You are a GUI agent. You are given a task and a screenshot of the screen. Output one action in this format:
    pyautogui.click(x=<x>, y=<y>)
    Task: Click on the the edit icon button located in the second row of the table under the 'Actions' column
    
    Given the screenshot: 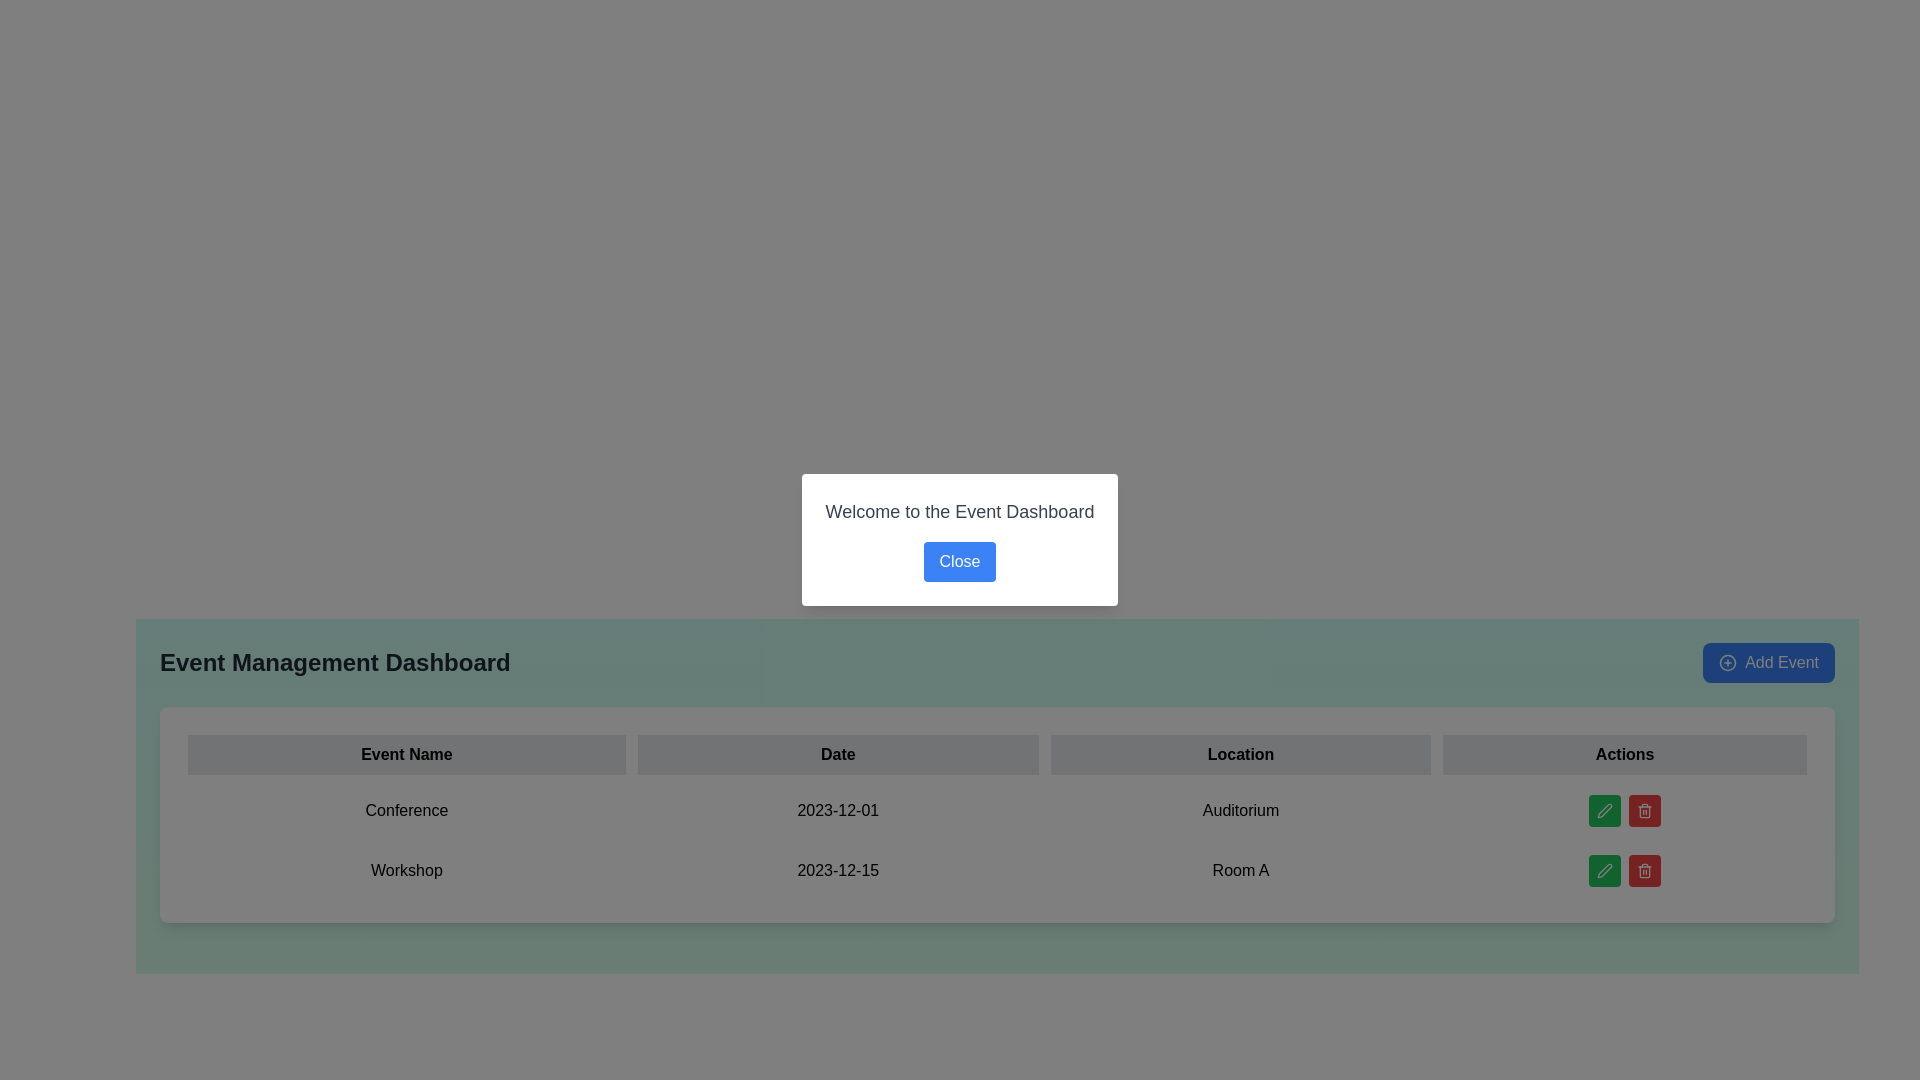 What is the action you would take?
    pyautogui.click(x=1605, y=870)
    